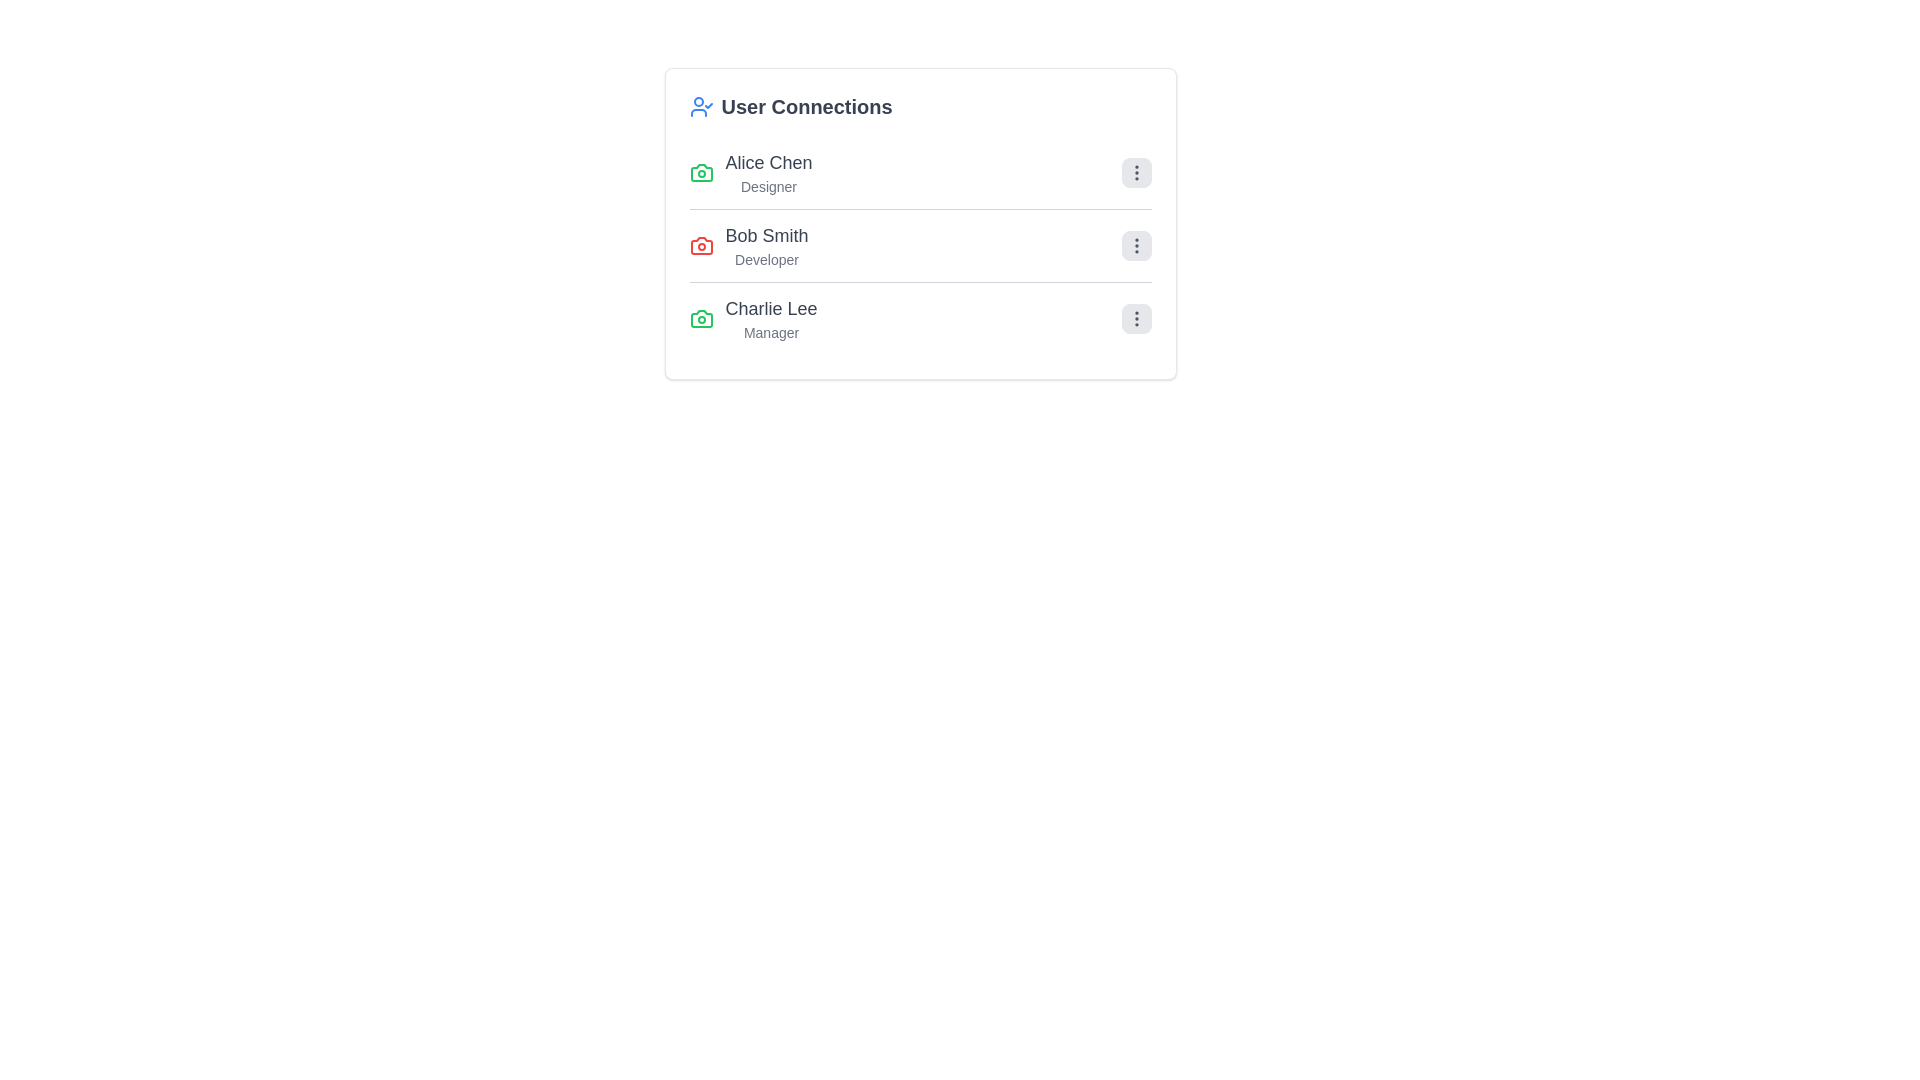  What do you see at coordinates (767, 172) in the screenshot?
I see `the text label displaying 'Alice Chen, Designer' in the 'User Connections' list, which is the first entry below the title and icon` at bounding box center [767, 172].